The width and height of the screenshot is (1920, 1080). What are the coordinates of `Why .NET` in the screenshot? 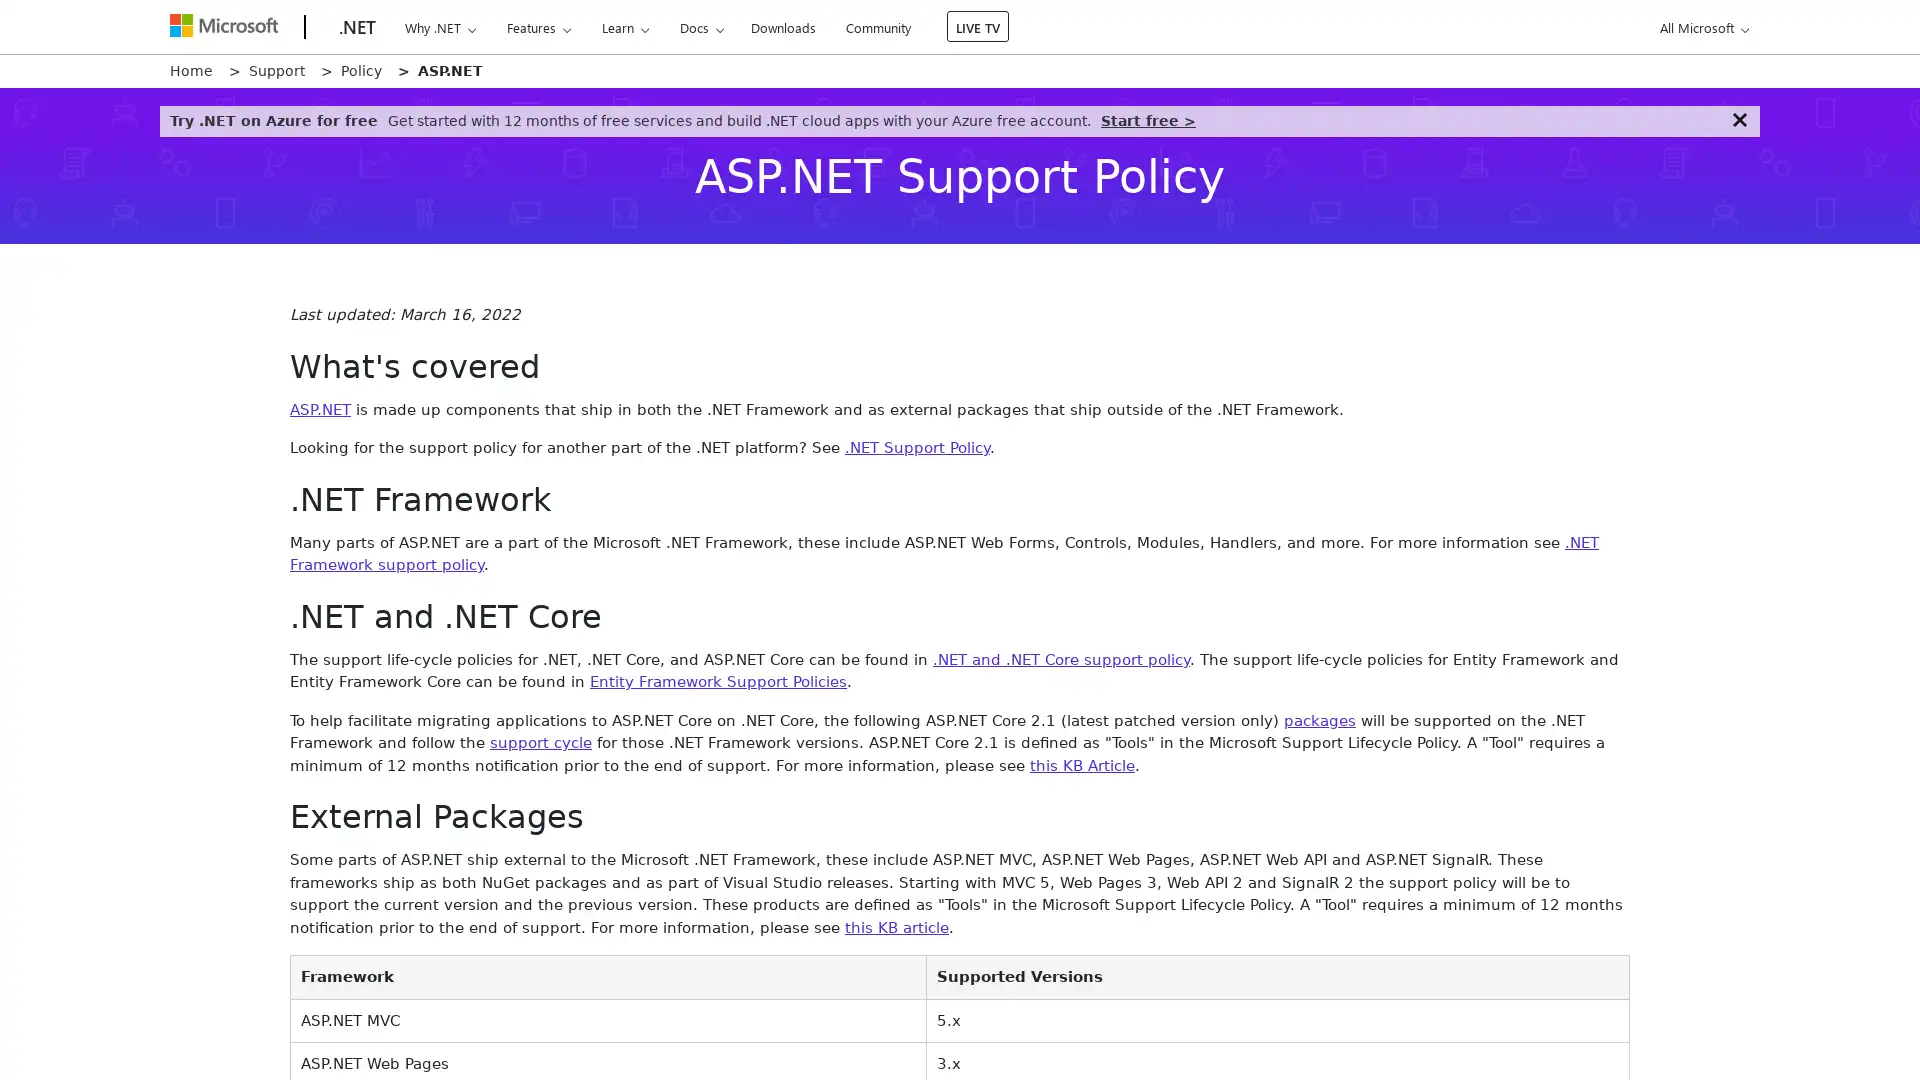 It's located at (439, 27).